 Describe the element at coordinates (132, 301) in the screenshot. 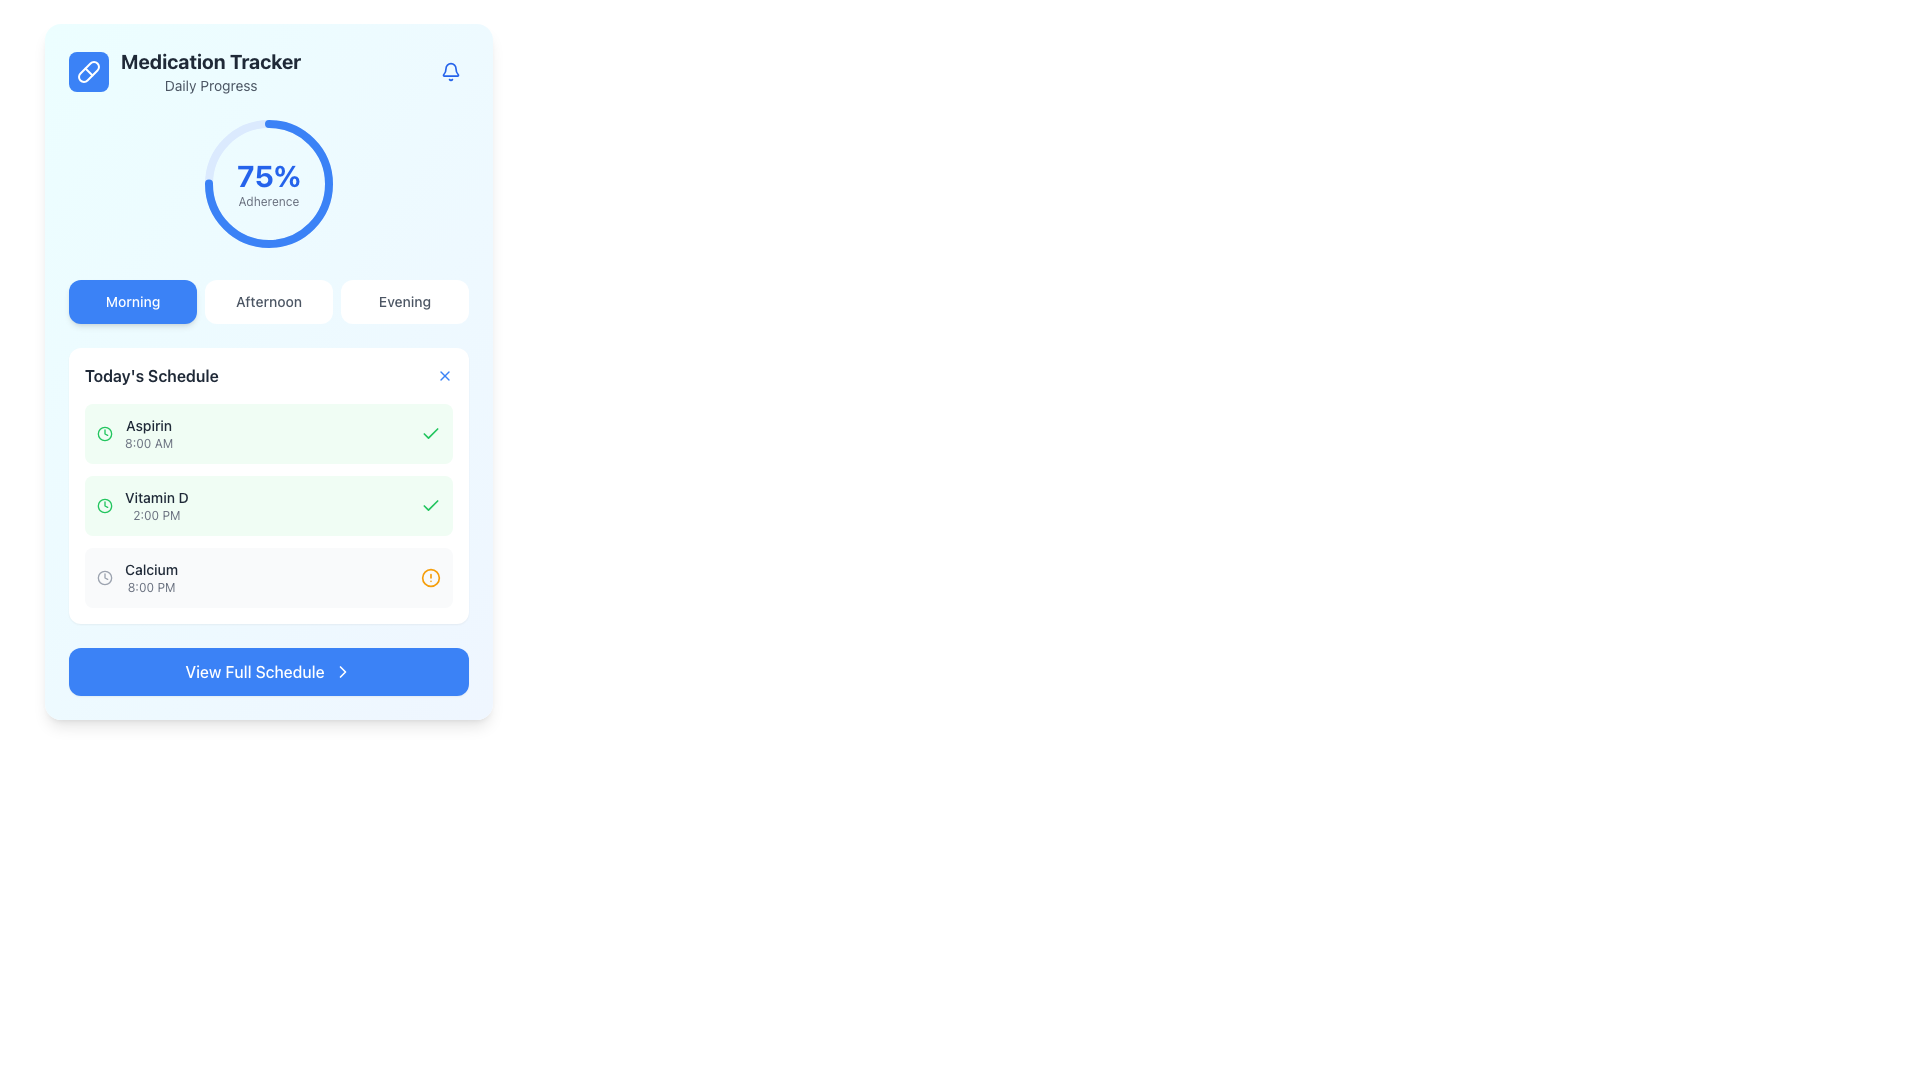

I see `the 'Morning' category button located at the top-left of the horizontal group of buttons, preceding the 'Afternoon' and 'Evening' buttons` at that location.